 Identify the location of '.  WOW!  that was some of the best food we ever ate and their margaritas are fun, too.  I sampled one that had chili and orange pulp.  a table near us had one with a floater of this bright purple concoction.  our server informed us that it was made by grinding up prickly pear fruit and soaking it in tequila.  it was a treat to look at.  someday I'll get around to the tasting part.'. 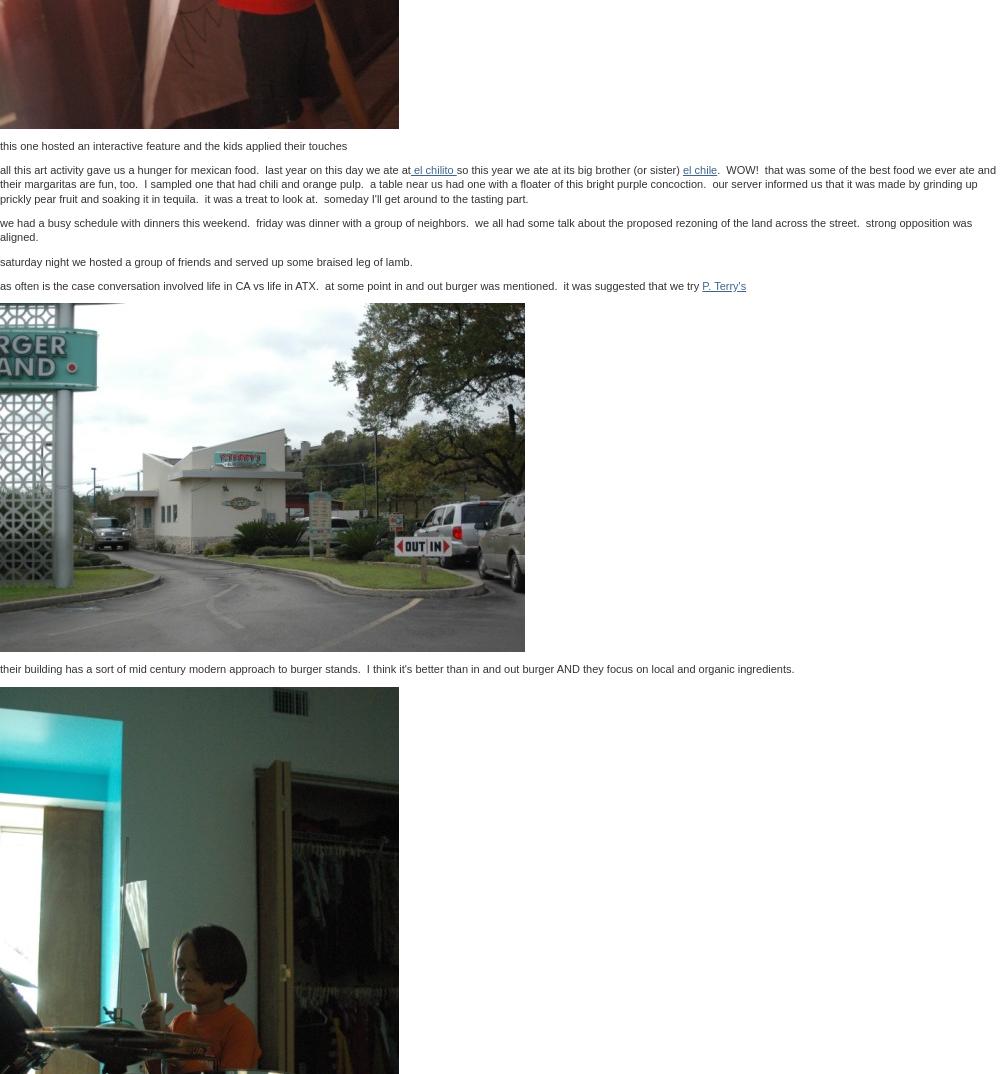
(497, 183).